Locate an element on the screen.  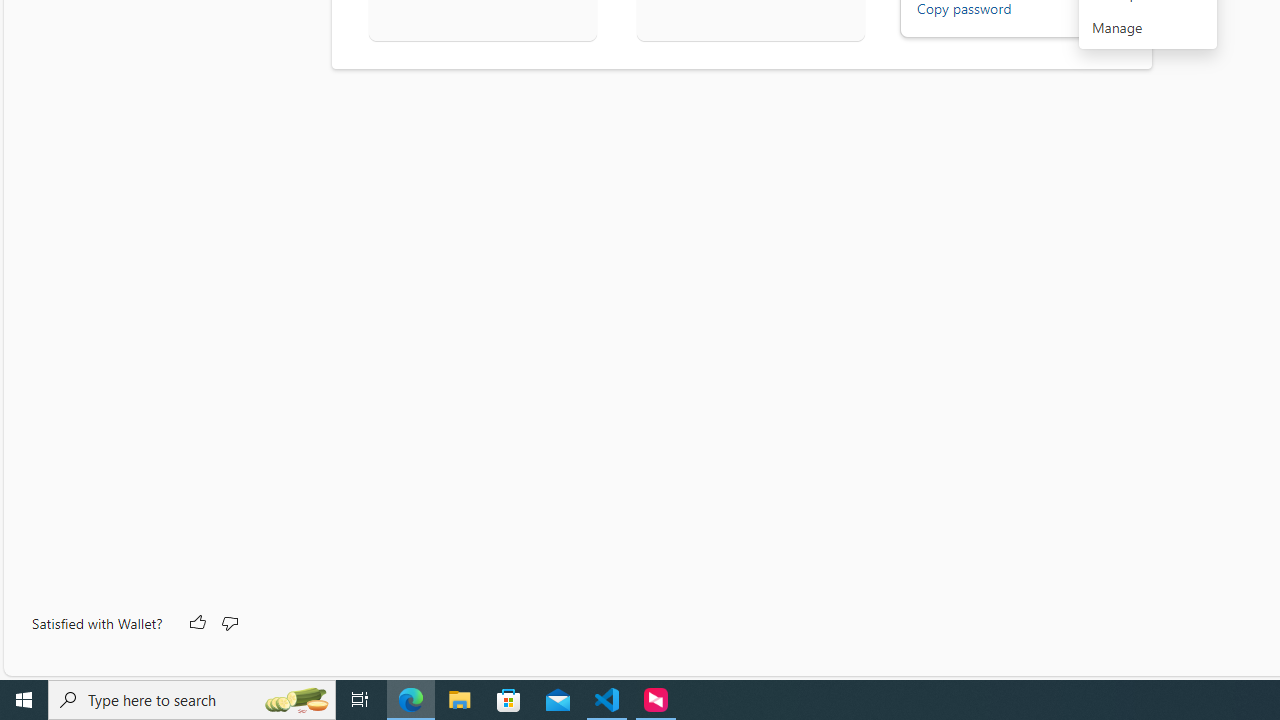
'Manage' is located at coordinates (1148, 28).